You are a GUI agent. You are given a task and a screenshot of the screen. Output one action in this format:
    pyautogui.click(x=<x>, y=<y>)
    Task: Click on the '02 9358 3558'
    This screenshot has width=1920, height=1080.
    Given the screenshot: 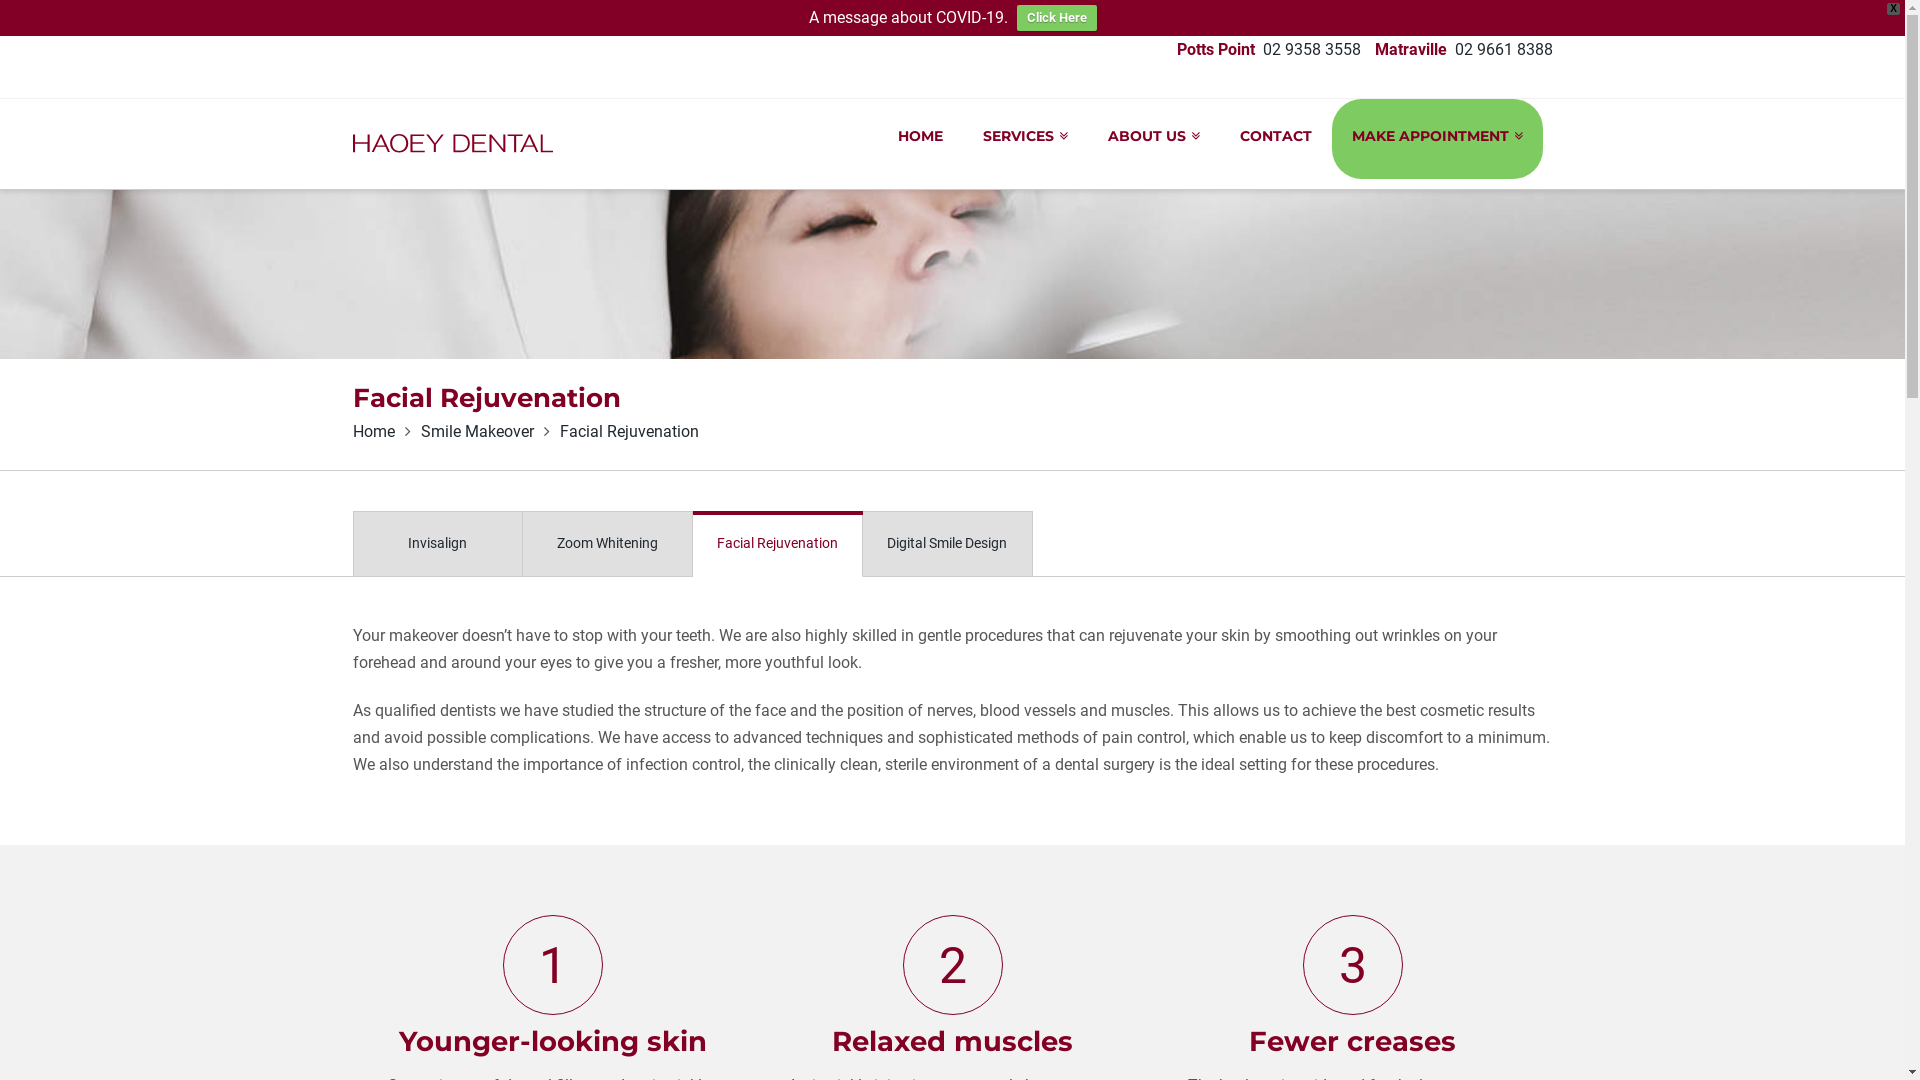 What is the action you would take?
    pyautogui.click(x=1310, y=48)
    